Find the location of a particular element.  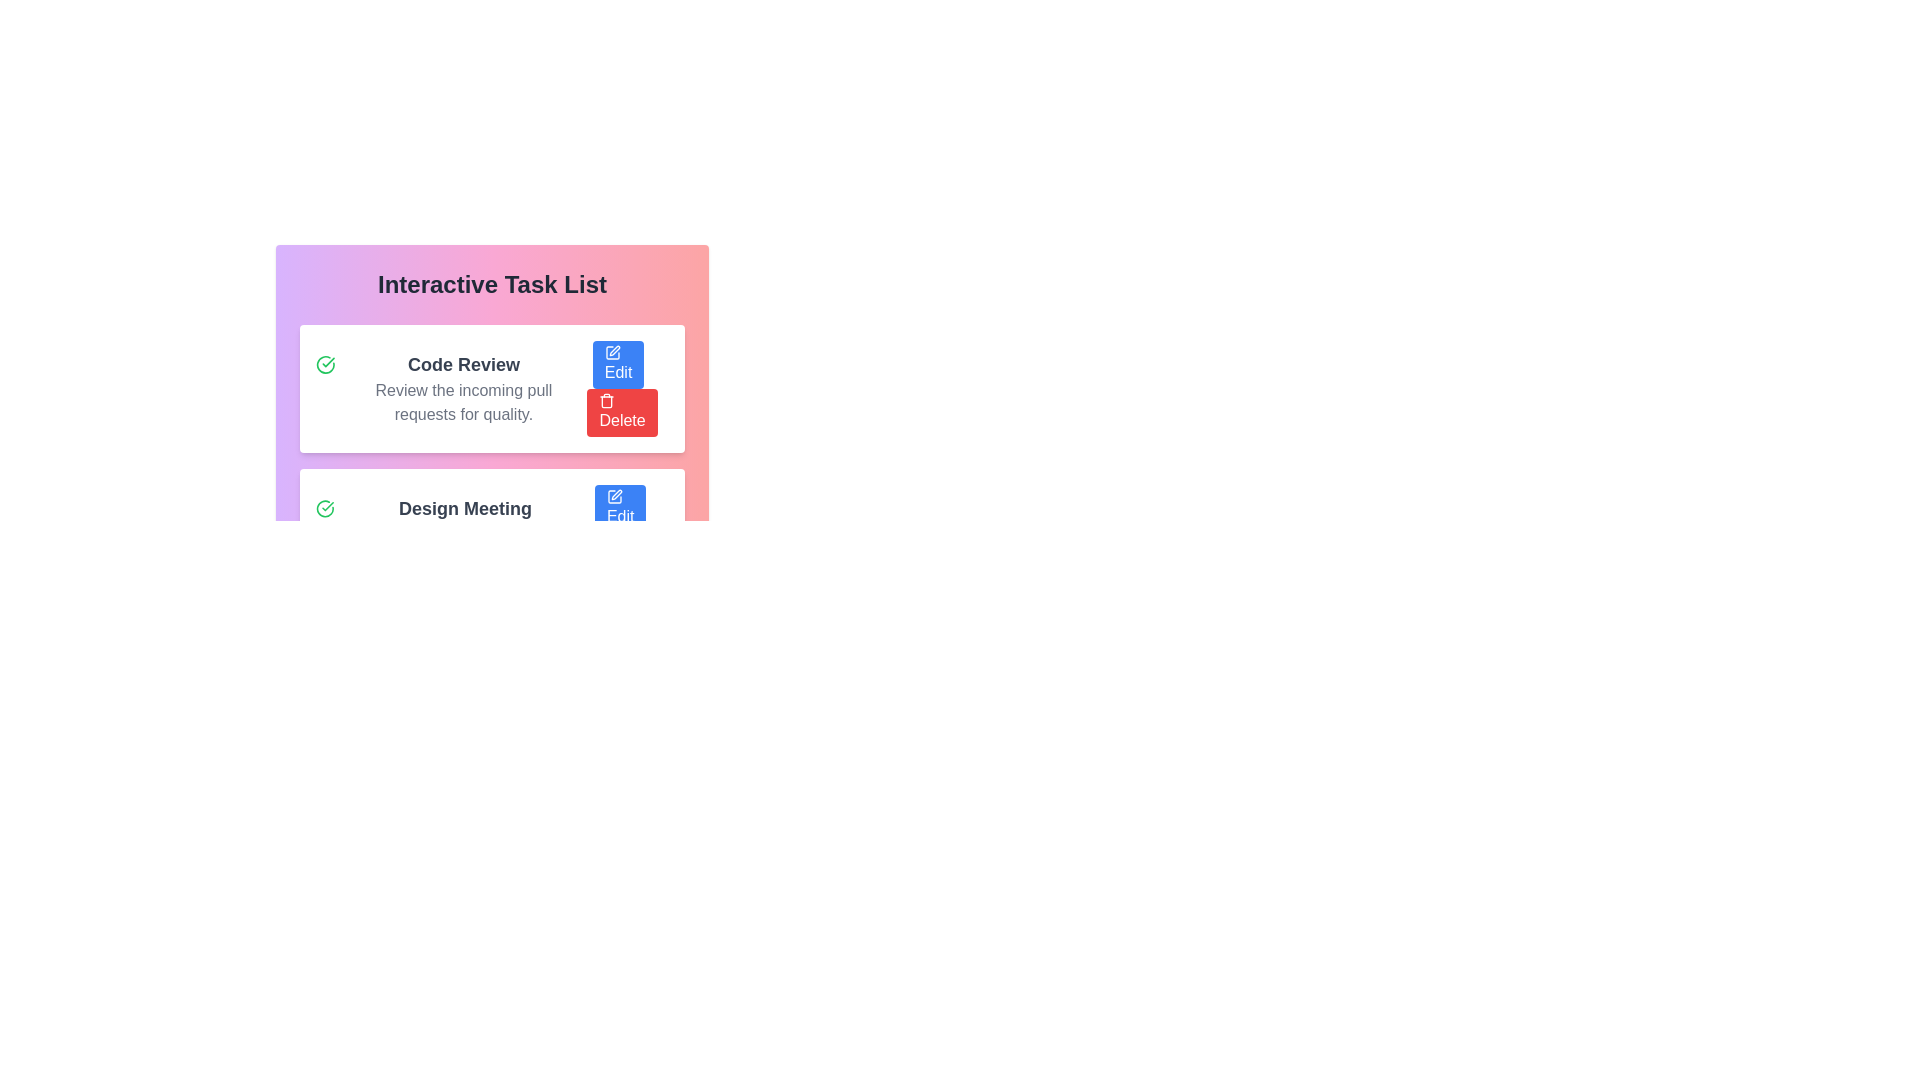

the 'Edit' button for the task titled 'Code Review' is located at coordinates (617, 365).